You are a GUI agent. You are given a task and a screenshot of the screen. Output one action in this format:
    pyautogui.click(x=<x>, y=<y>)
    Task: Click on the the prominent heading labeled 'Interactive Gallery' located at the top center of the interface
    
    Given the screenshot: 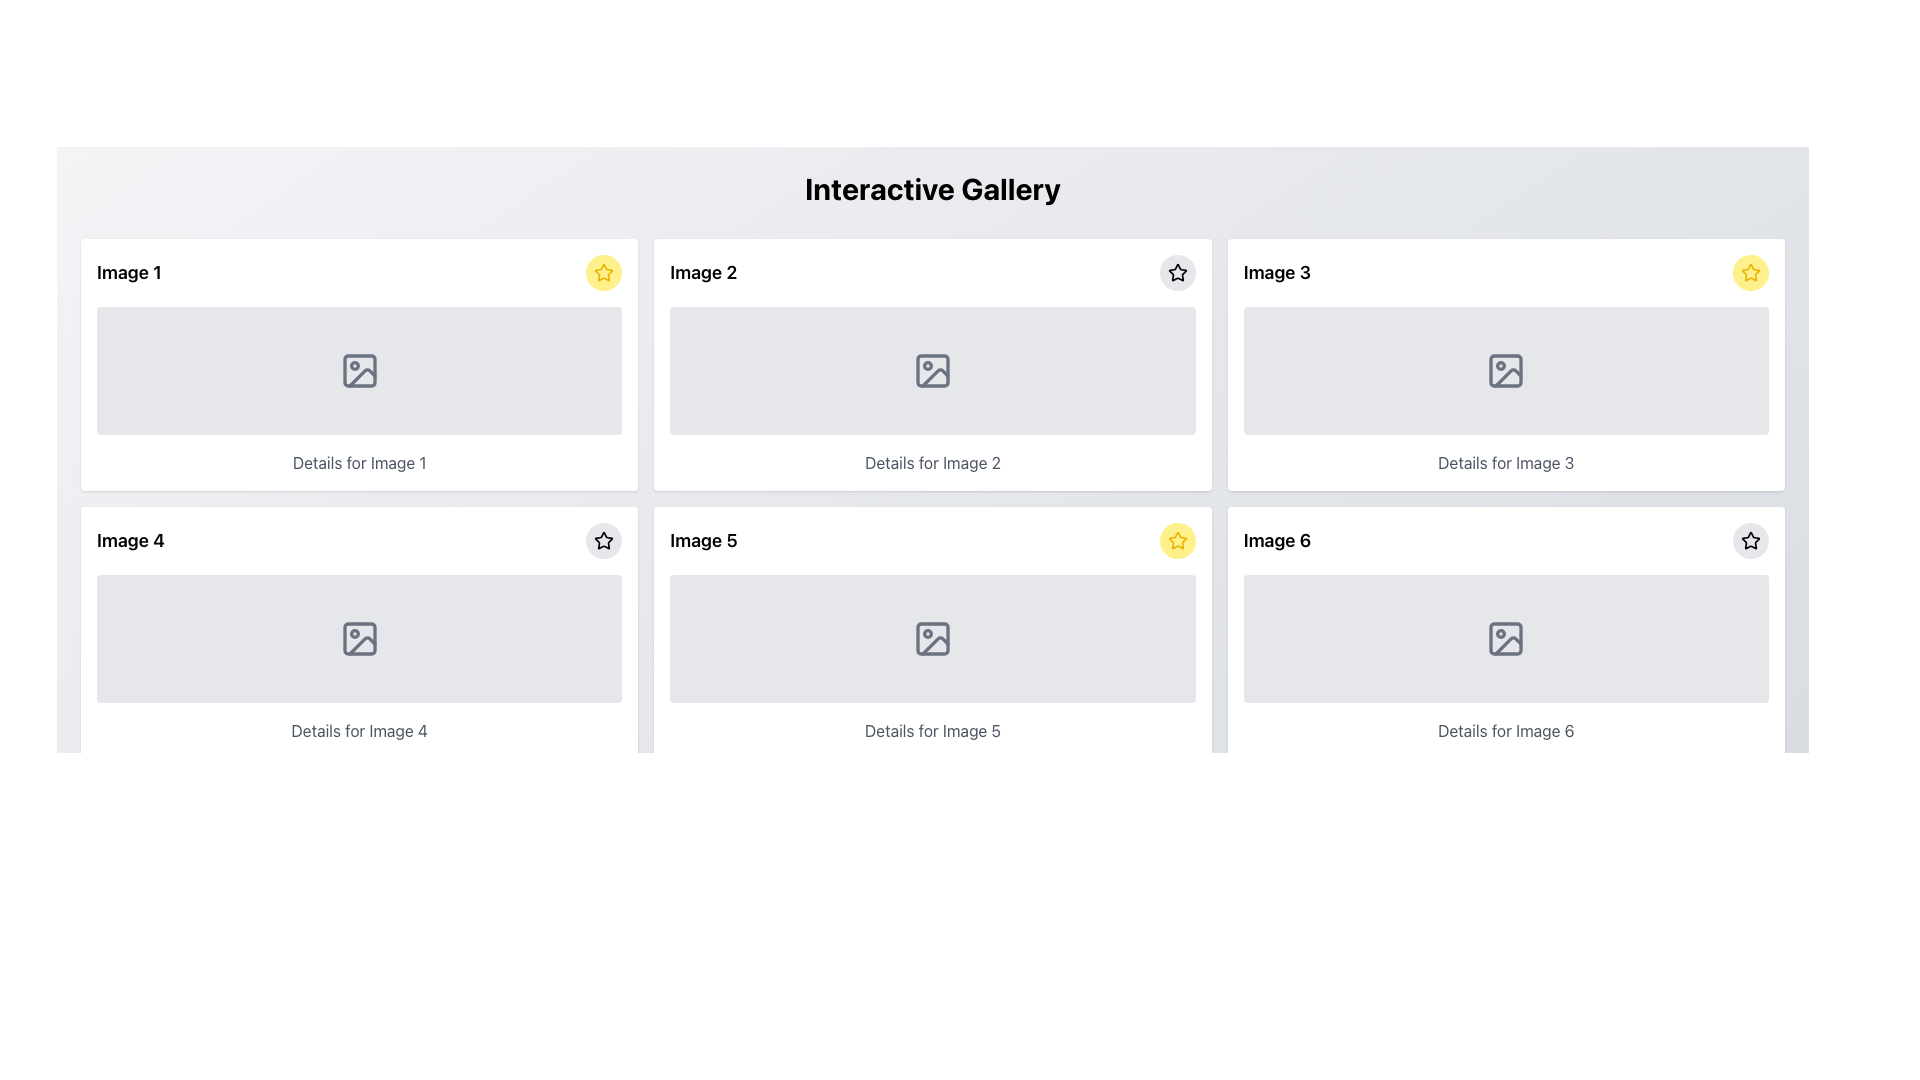 What is the action you would take?
    pyautogui.click(x=931, y=189)
    